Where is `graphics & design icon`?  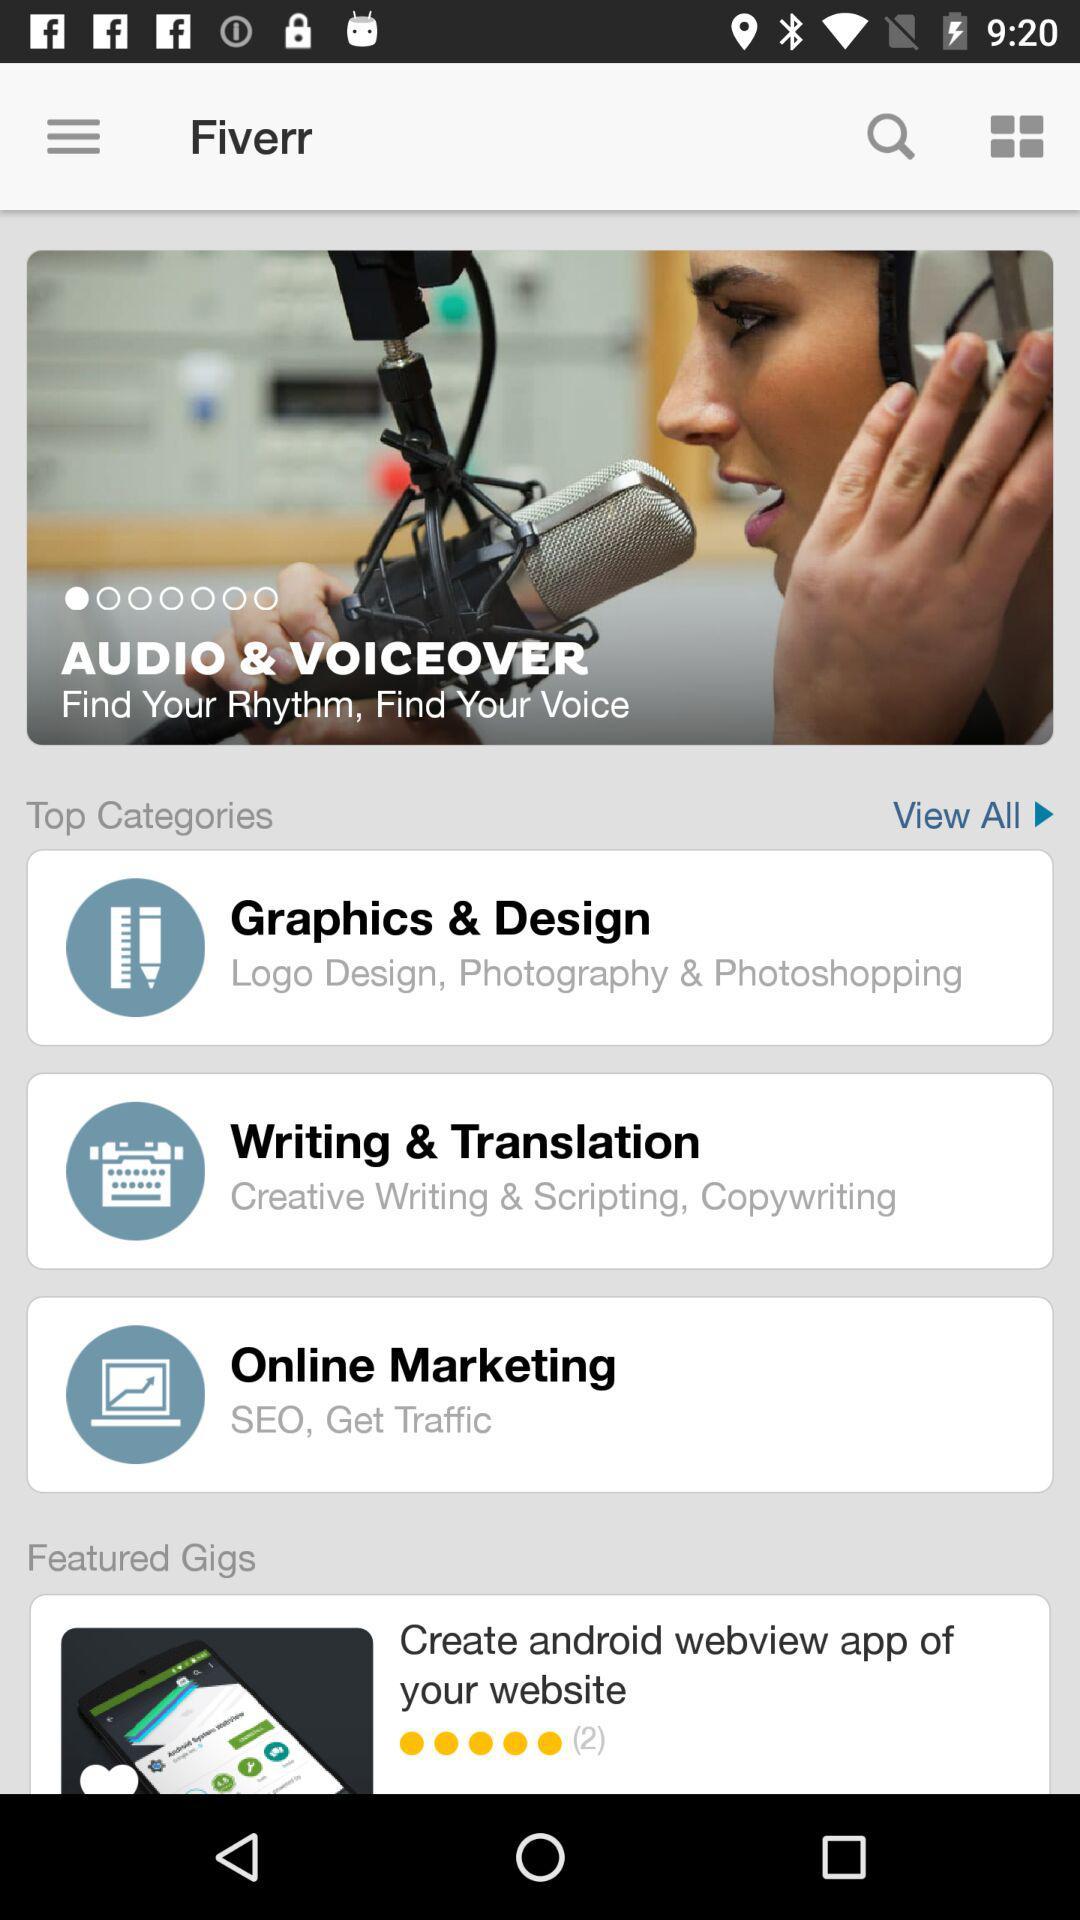 graphics & design icon is located at coordinates (626, 915).